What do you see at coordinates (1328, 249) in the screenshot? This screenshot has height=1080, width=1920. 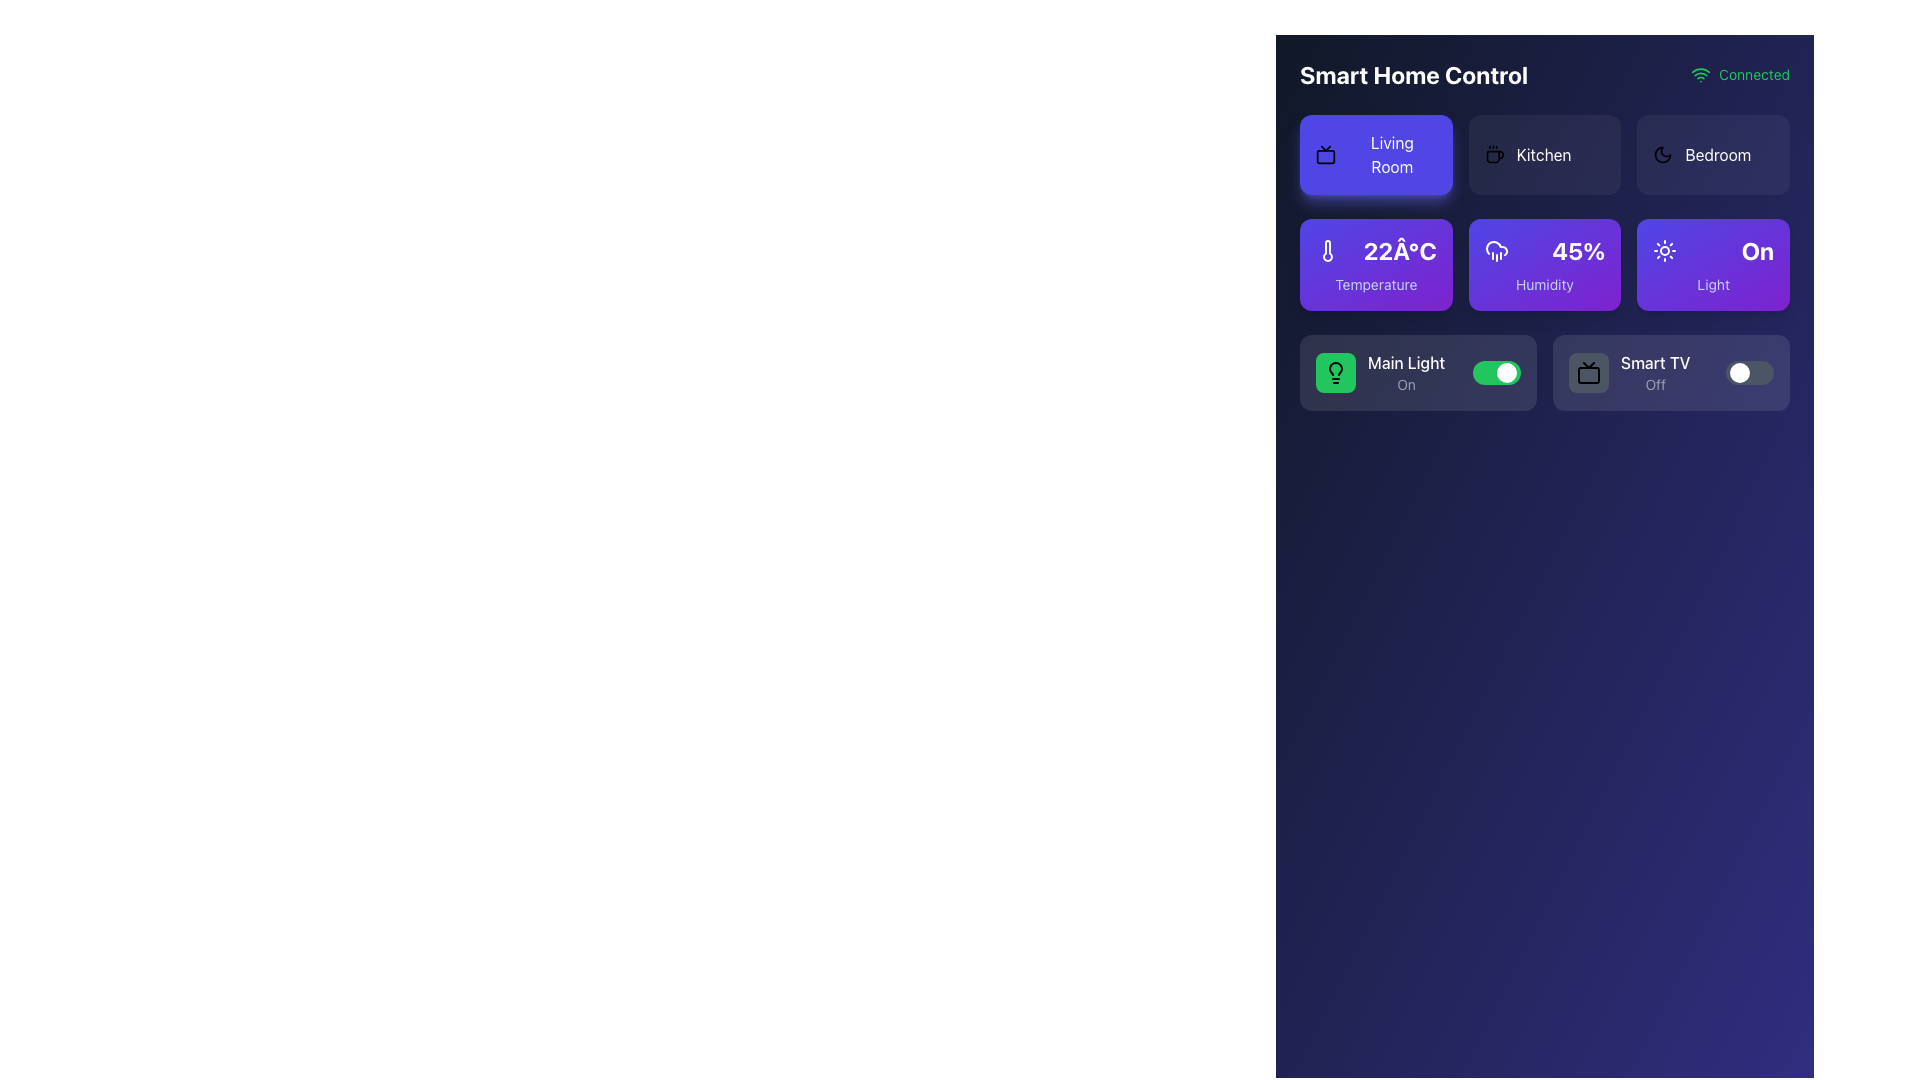 I see `the thermometer icon, which is styled with a white outline and round edges, located within a purple button displaying '22Â°C Temperature'. This icon is positioned to the left of the text and above the 'Main Light' controls` at bounding box center [1328, 249].